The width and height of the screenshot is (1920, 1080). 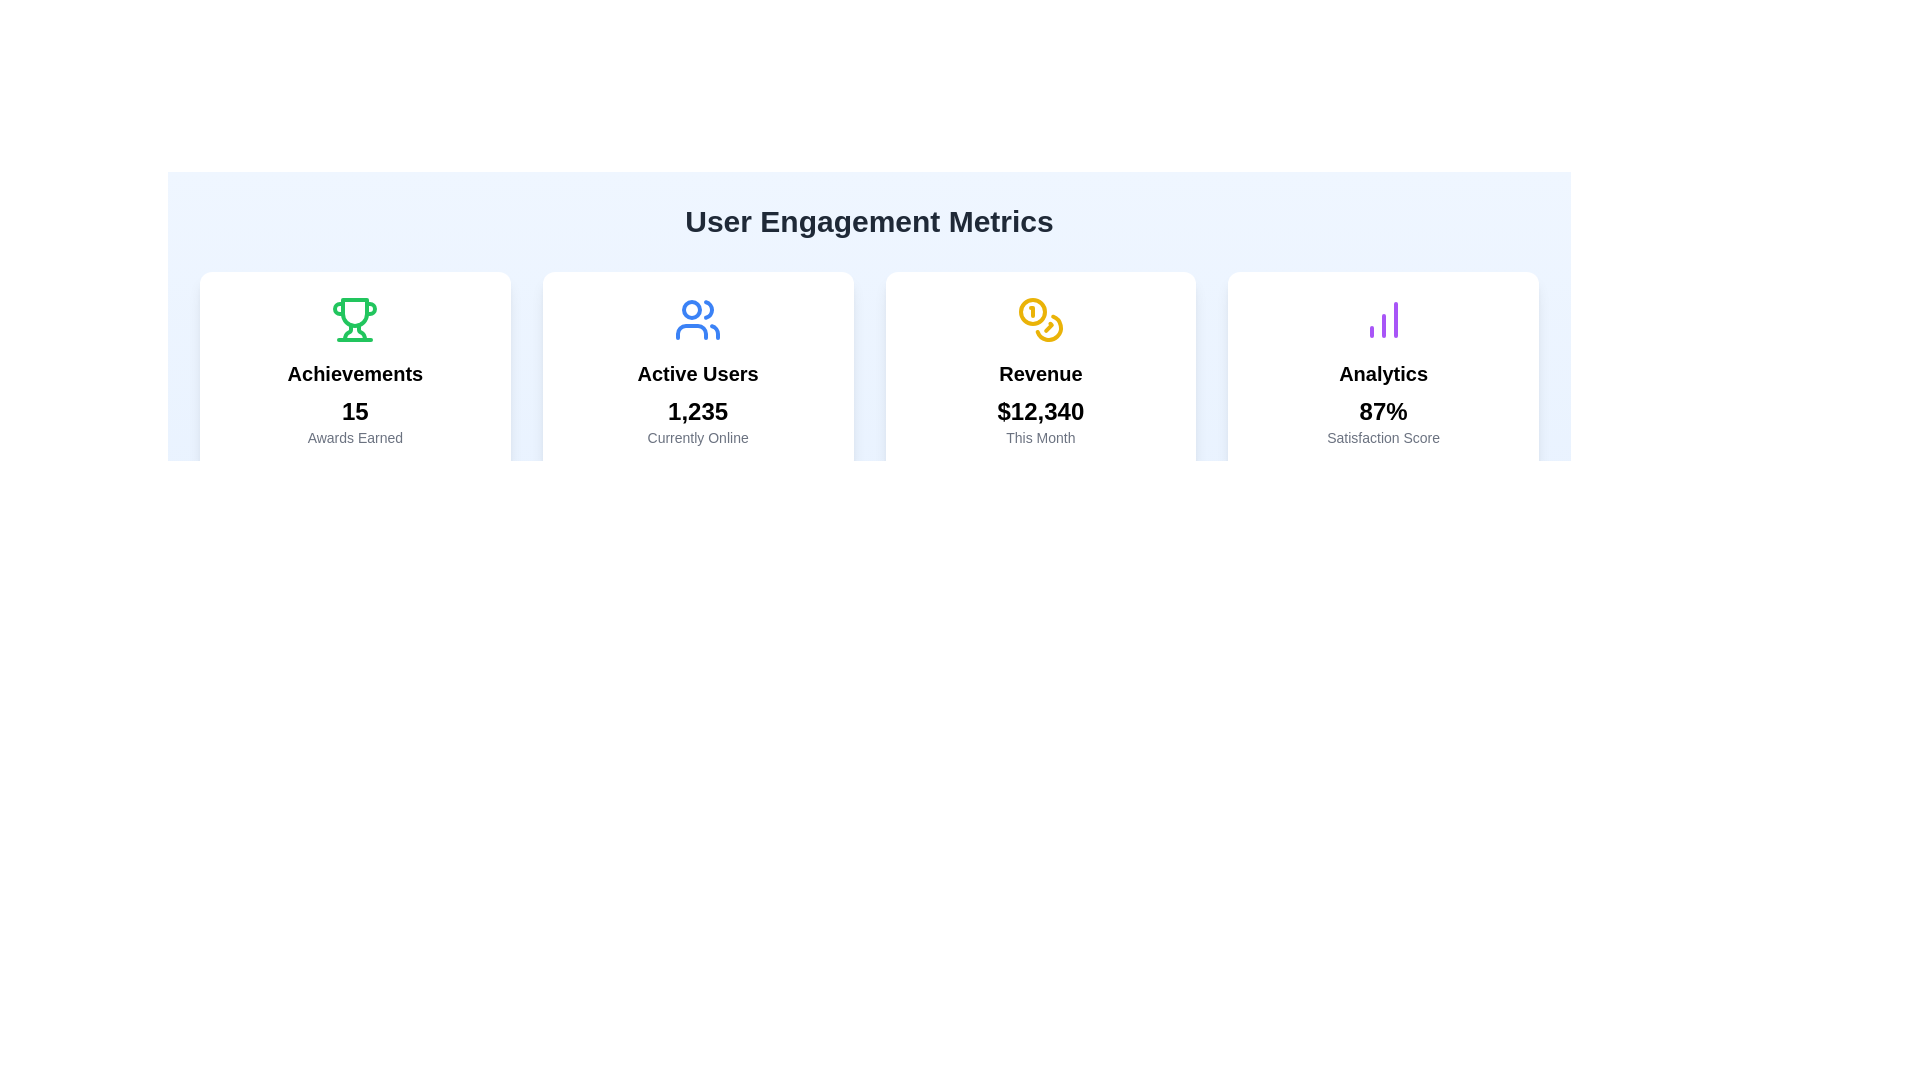 What do you see at coordinates (355, 437) in the screenshot?
I see `the 'Awards Earned' label, which is styled with a small gray font and located beneath the number '15' within the 'Achievements' metric card` at bounding box center [355, 437].